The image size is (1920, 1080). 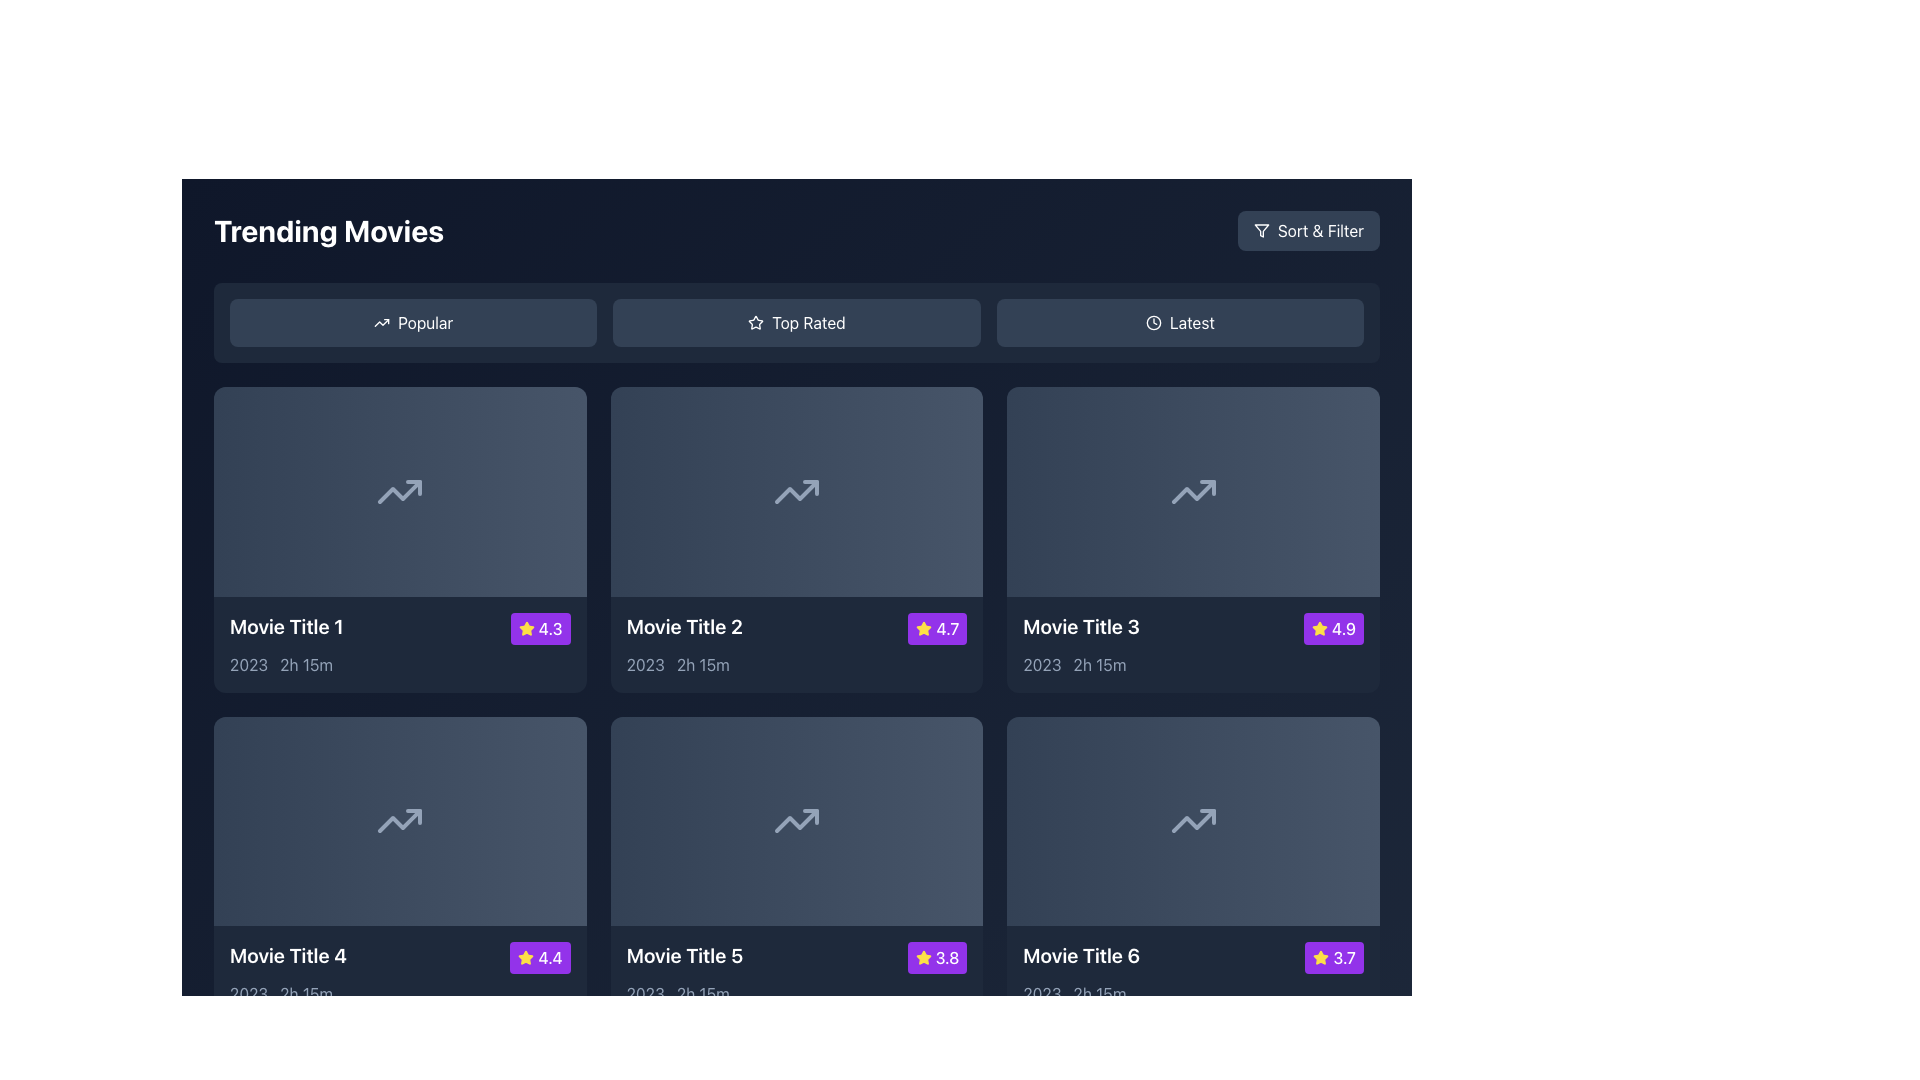 What do you see at coordinates (540, 627) in the screenshot?
I see `the Rating Badge located at the top-right of the first movie card, adjacent to 'Movie Title 1'` at bounding box center [540, 627].